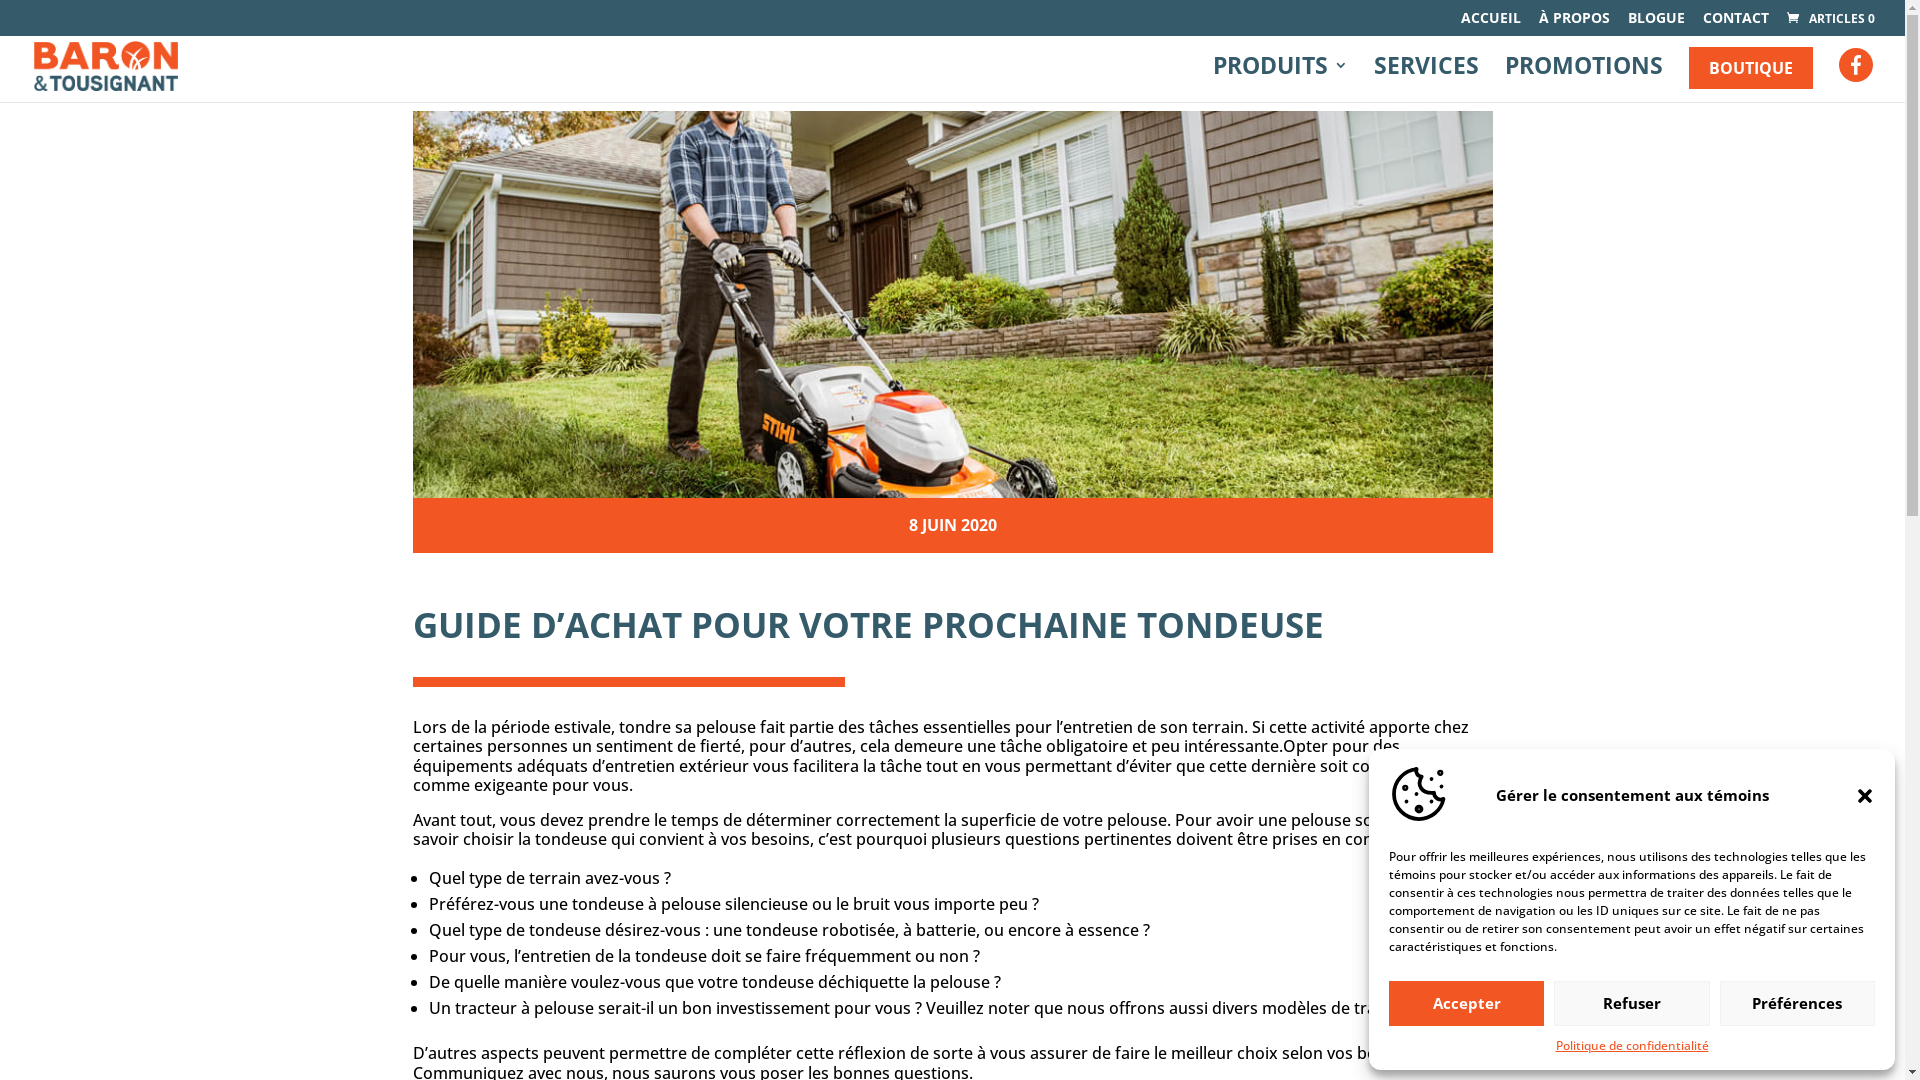 The height and width of the screenshot is (1080, 1920). What do you see at coordinates (1838, 68) in the screenshot?
I see `'FACEBOOK'` at bounding box center [1838, 68].